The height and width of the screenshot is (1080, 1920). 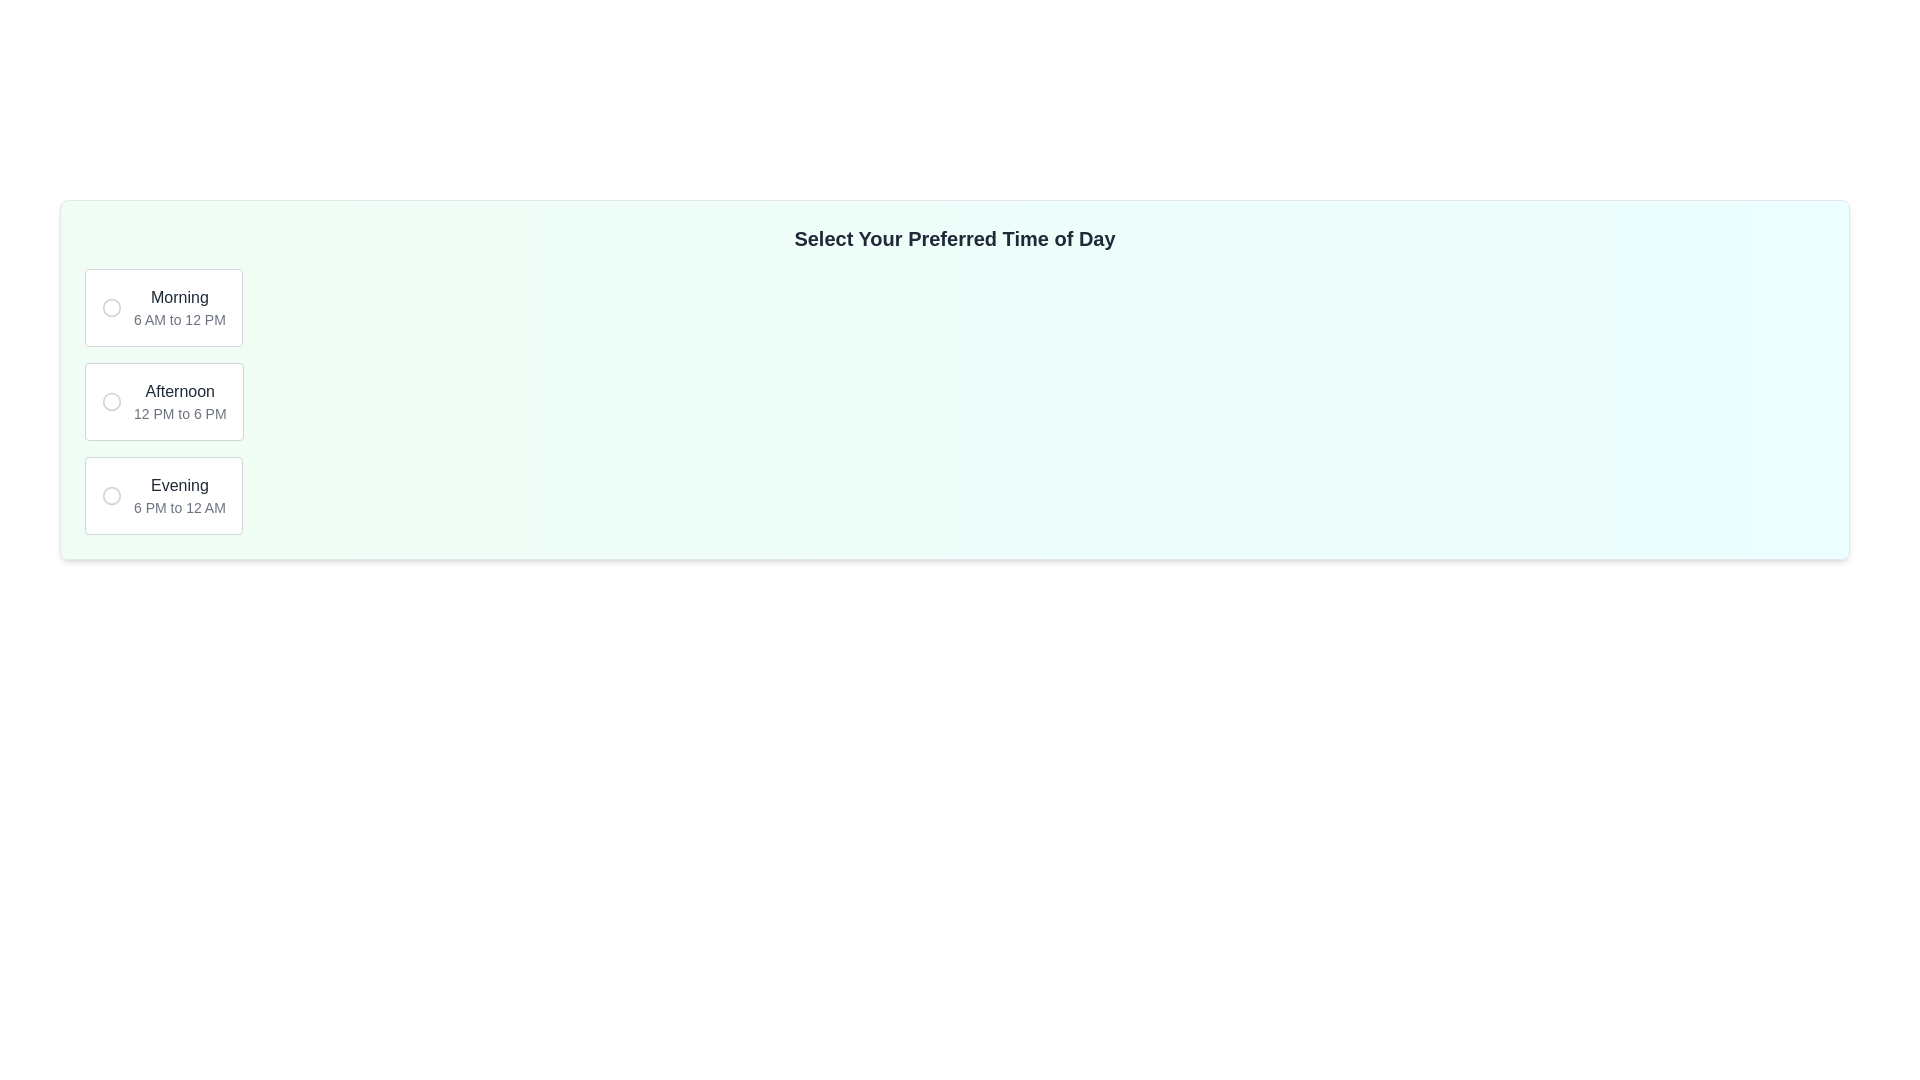 What do you see at coordinates (110, 308) in the screenshot?
I see `the unselected radio button for the 'Morning' option located at the top left of the group of selectable options` at bounding box center [110, 308].